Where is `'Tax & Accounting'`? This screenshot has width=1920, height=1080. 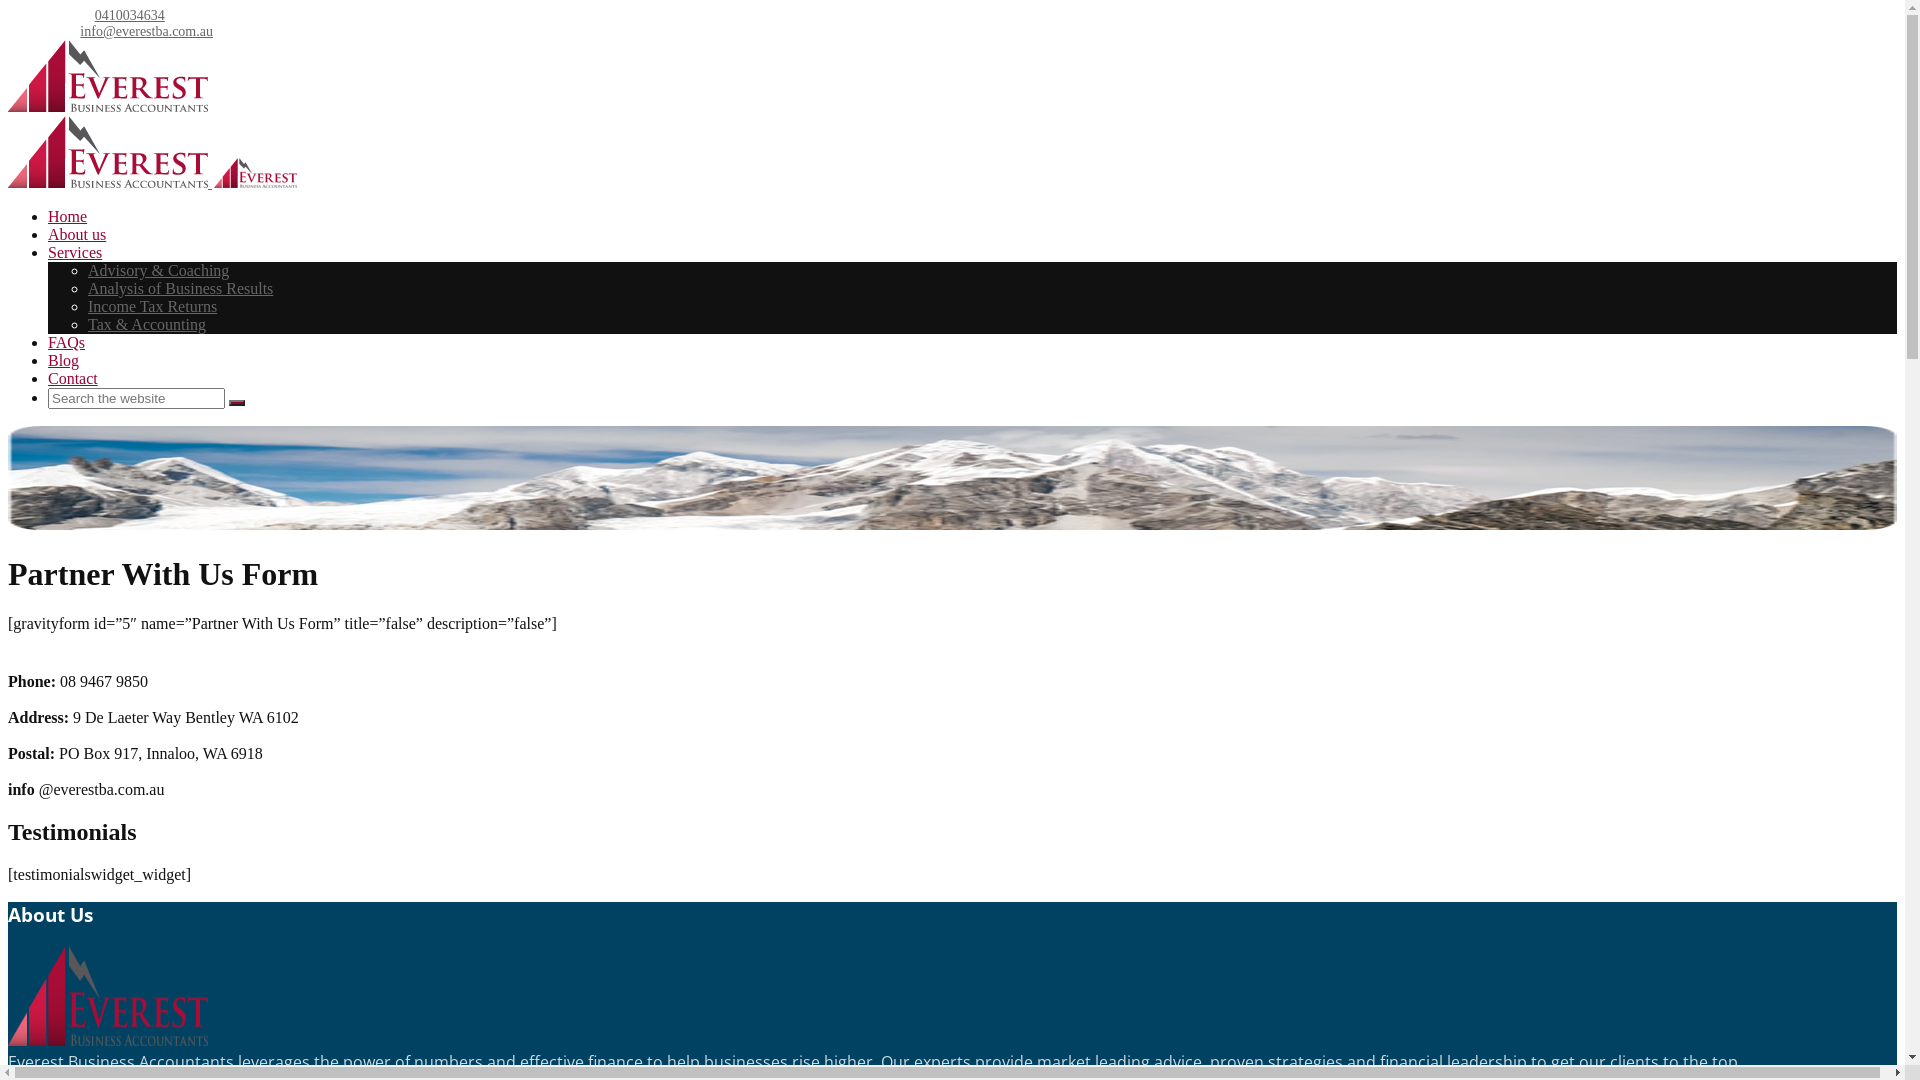 'Tax & Accounting' is located at coordinates (146, 323).